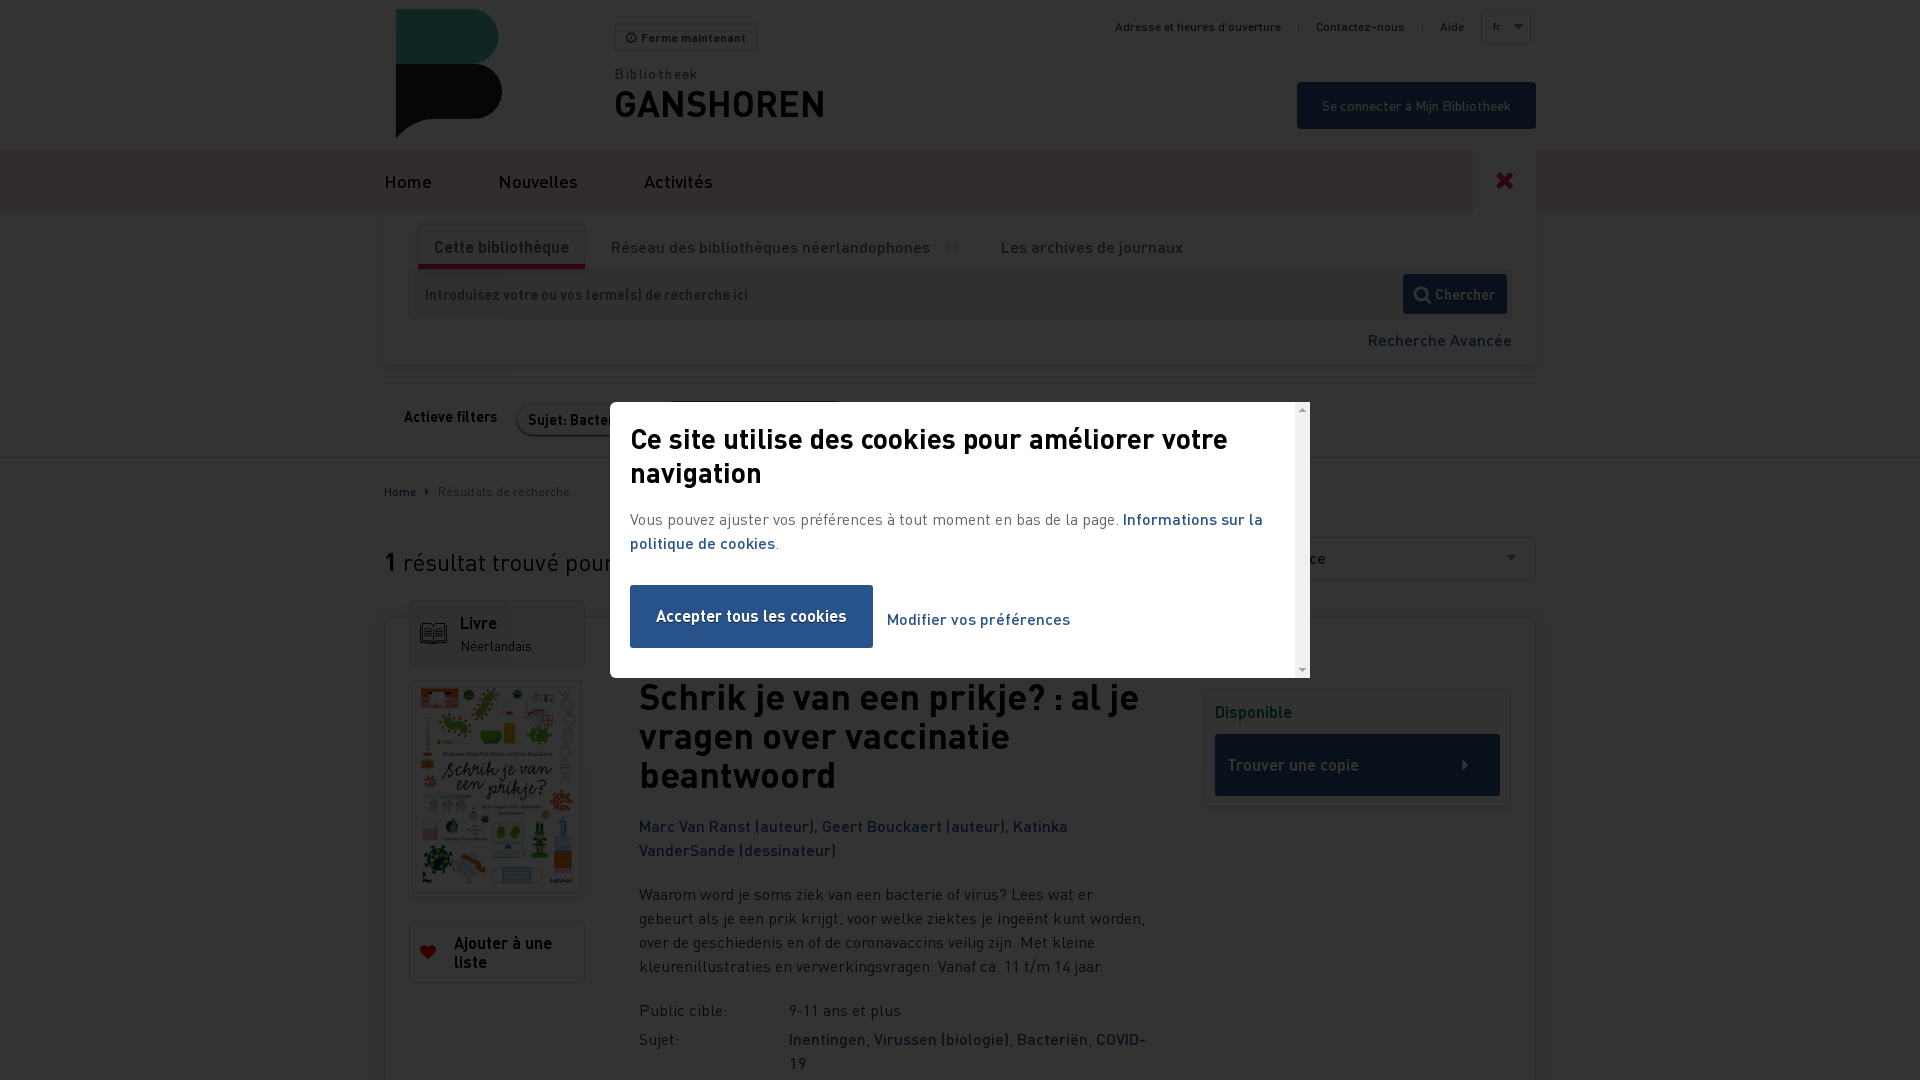  What do you see at coordinates (0, 0) in the screenshot?
I see `'Skip to search'` at bounding box center [0, 0].